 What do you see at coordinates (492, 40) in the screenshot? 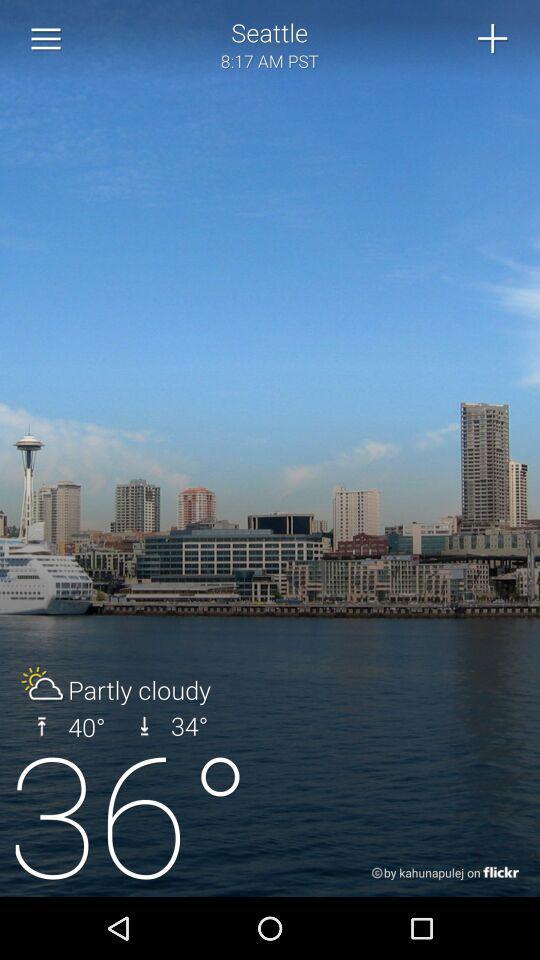
I see `the add icon` at bounding box center [492, 40].